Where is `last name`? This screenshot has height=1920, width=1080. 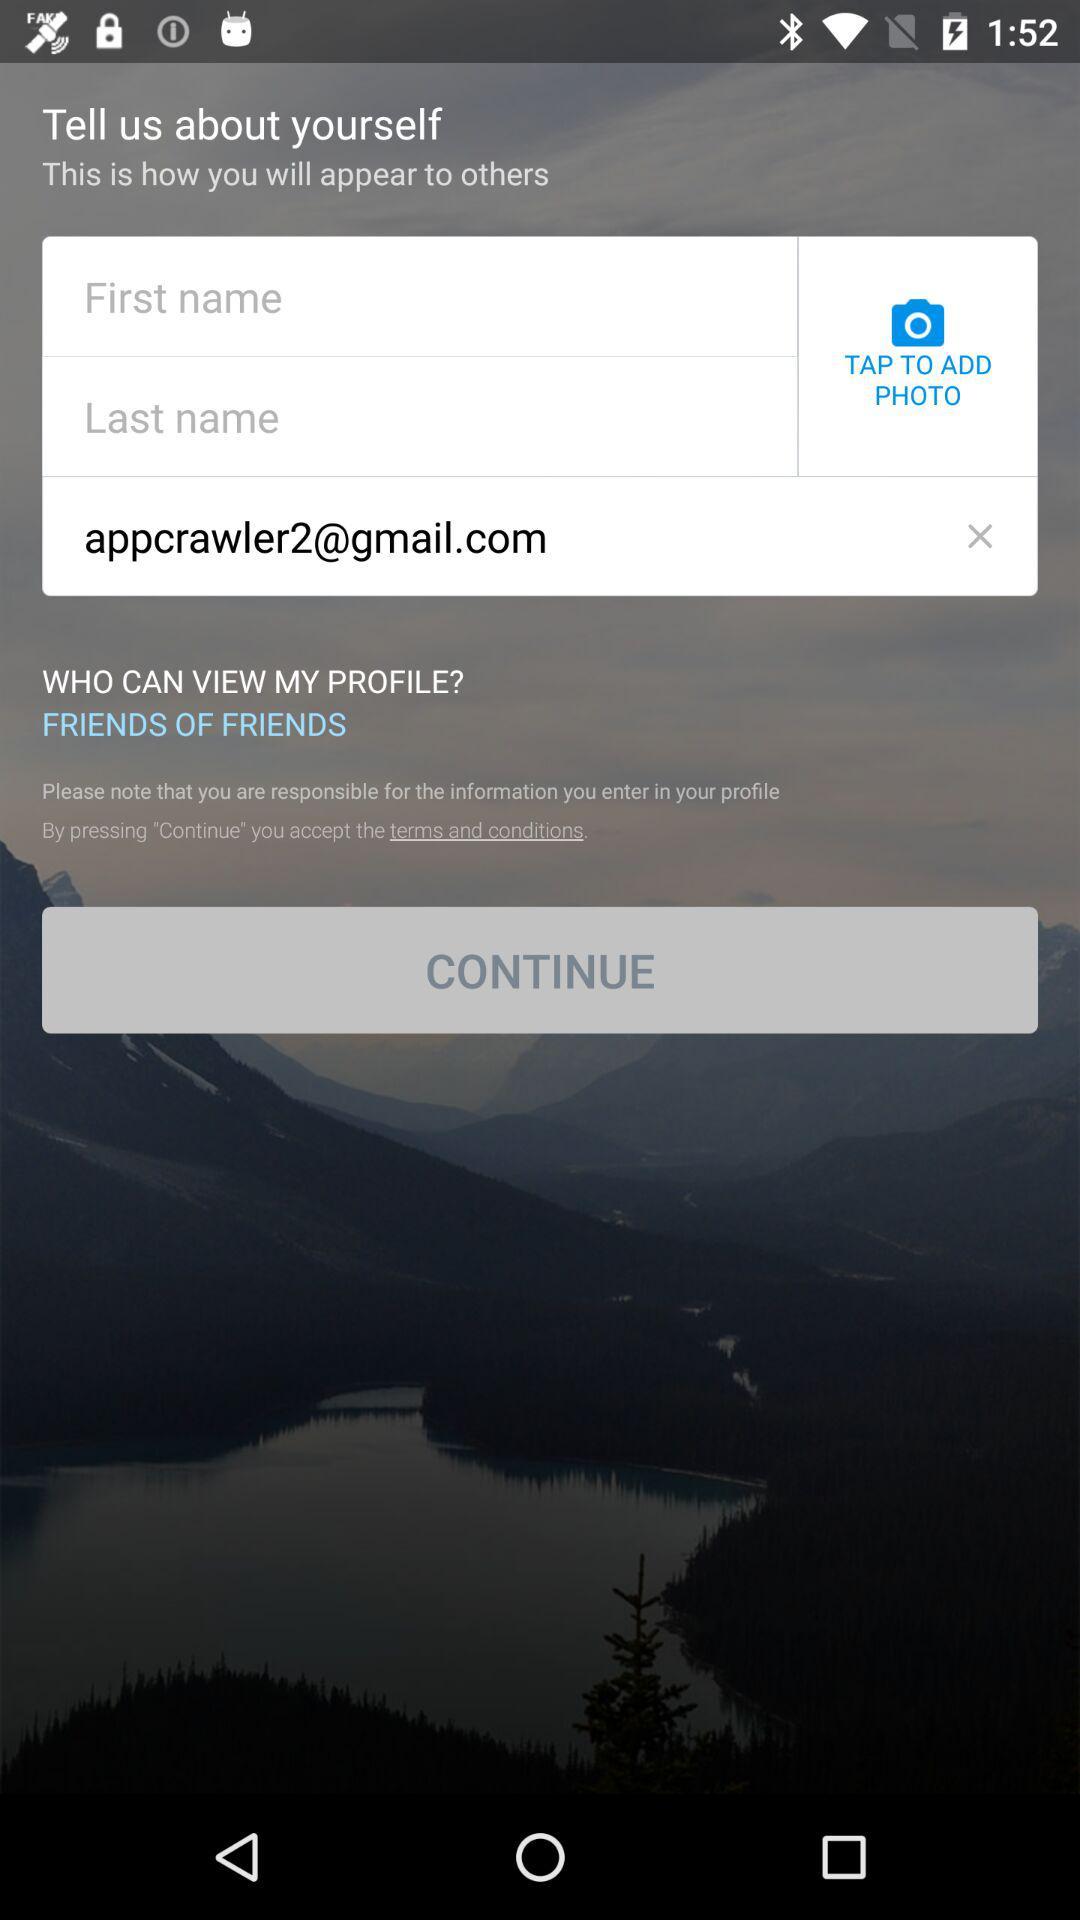 last name is located at coordinates (419, 415).